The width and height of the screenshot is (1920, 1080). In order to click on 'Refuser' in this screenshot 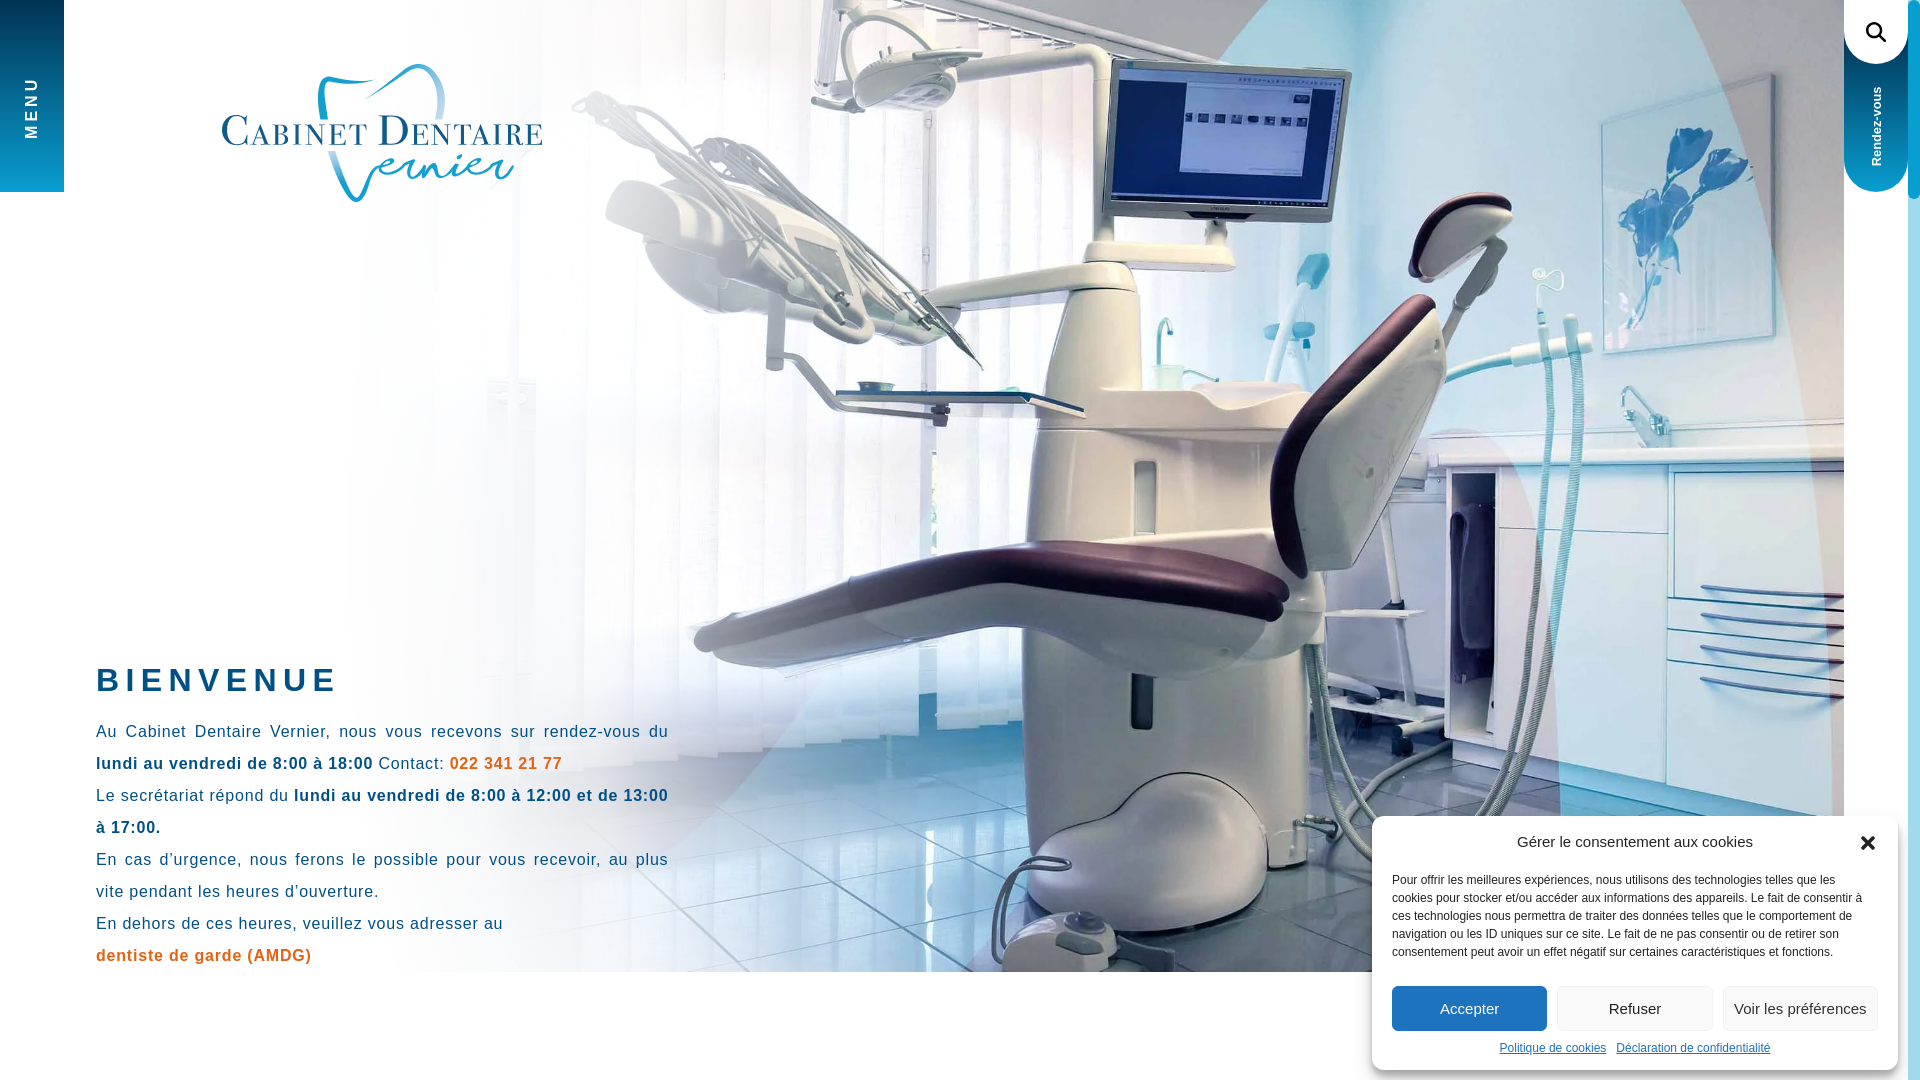, I will do `click(1634, 1008)`.